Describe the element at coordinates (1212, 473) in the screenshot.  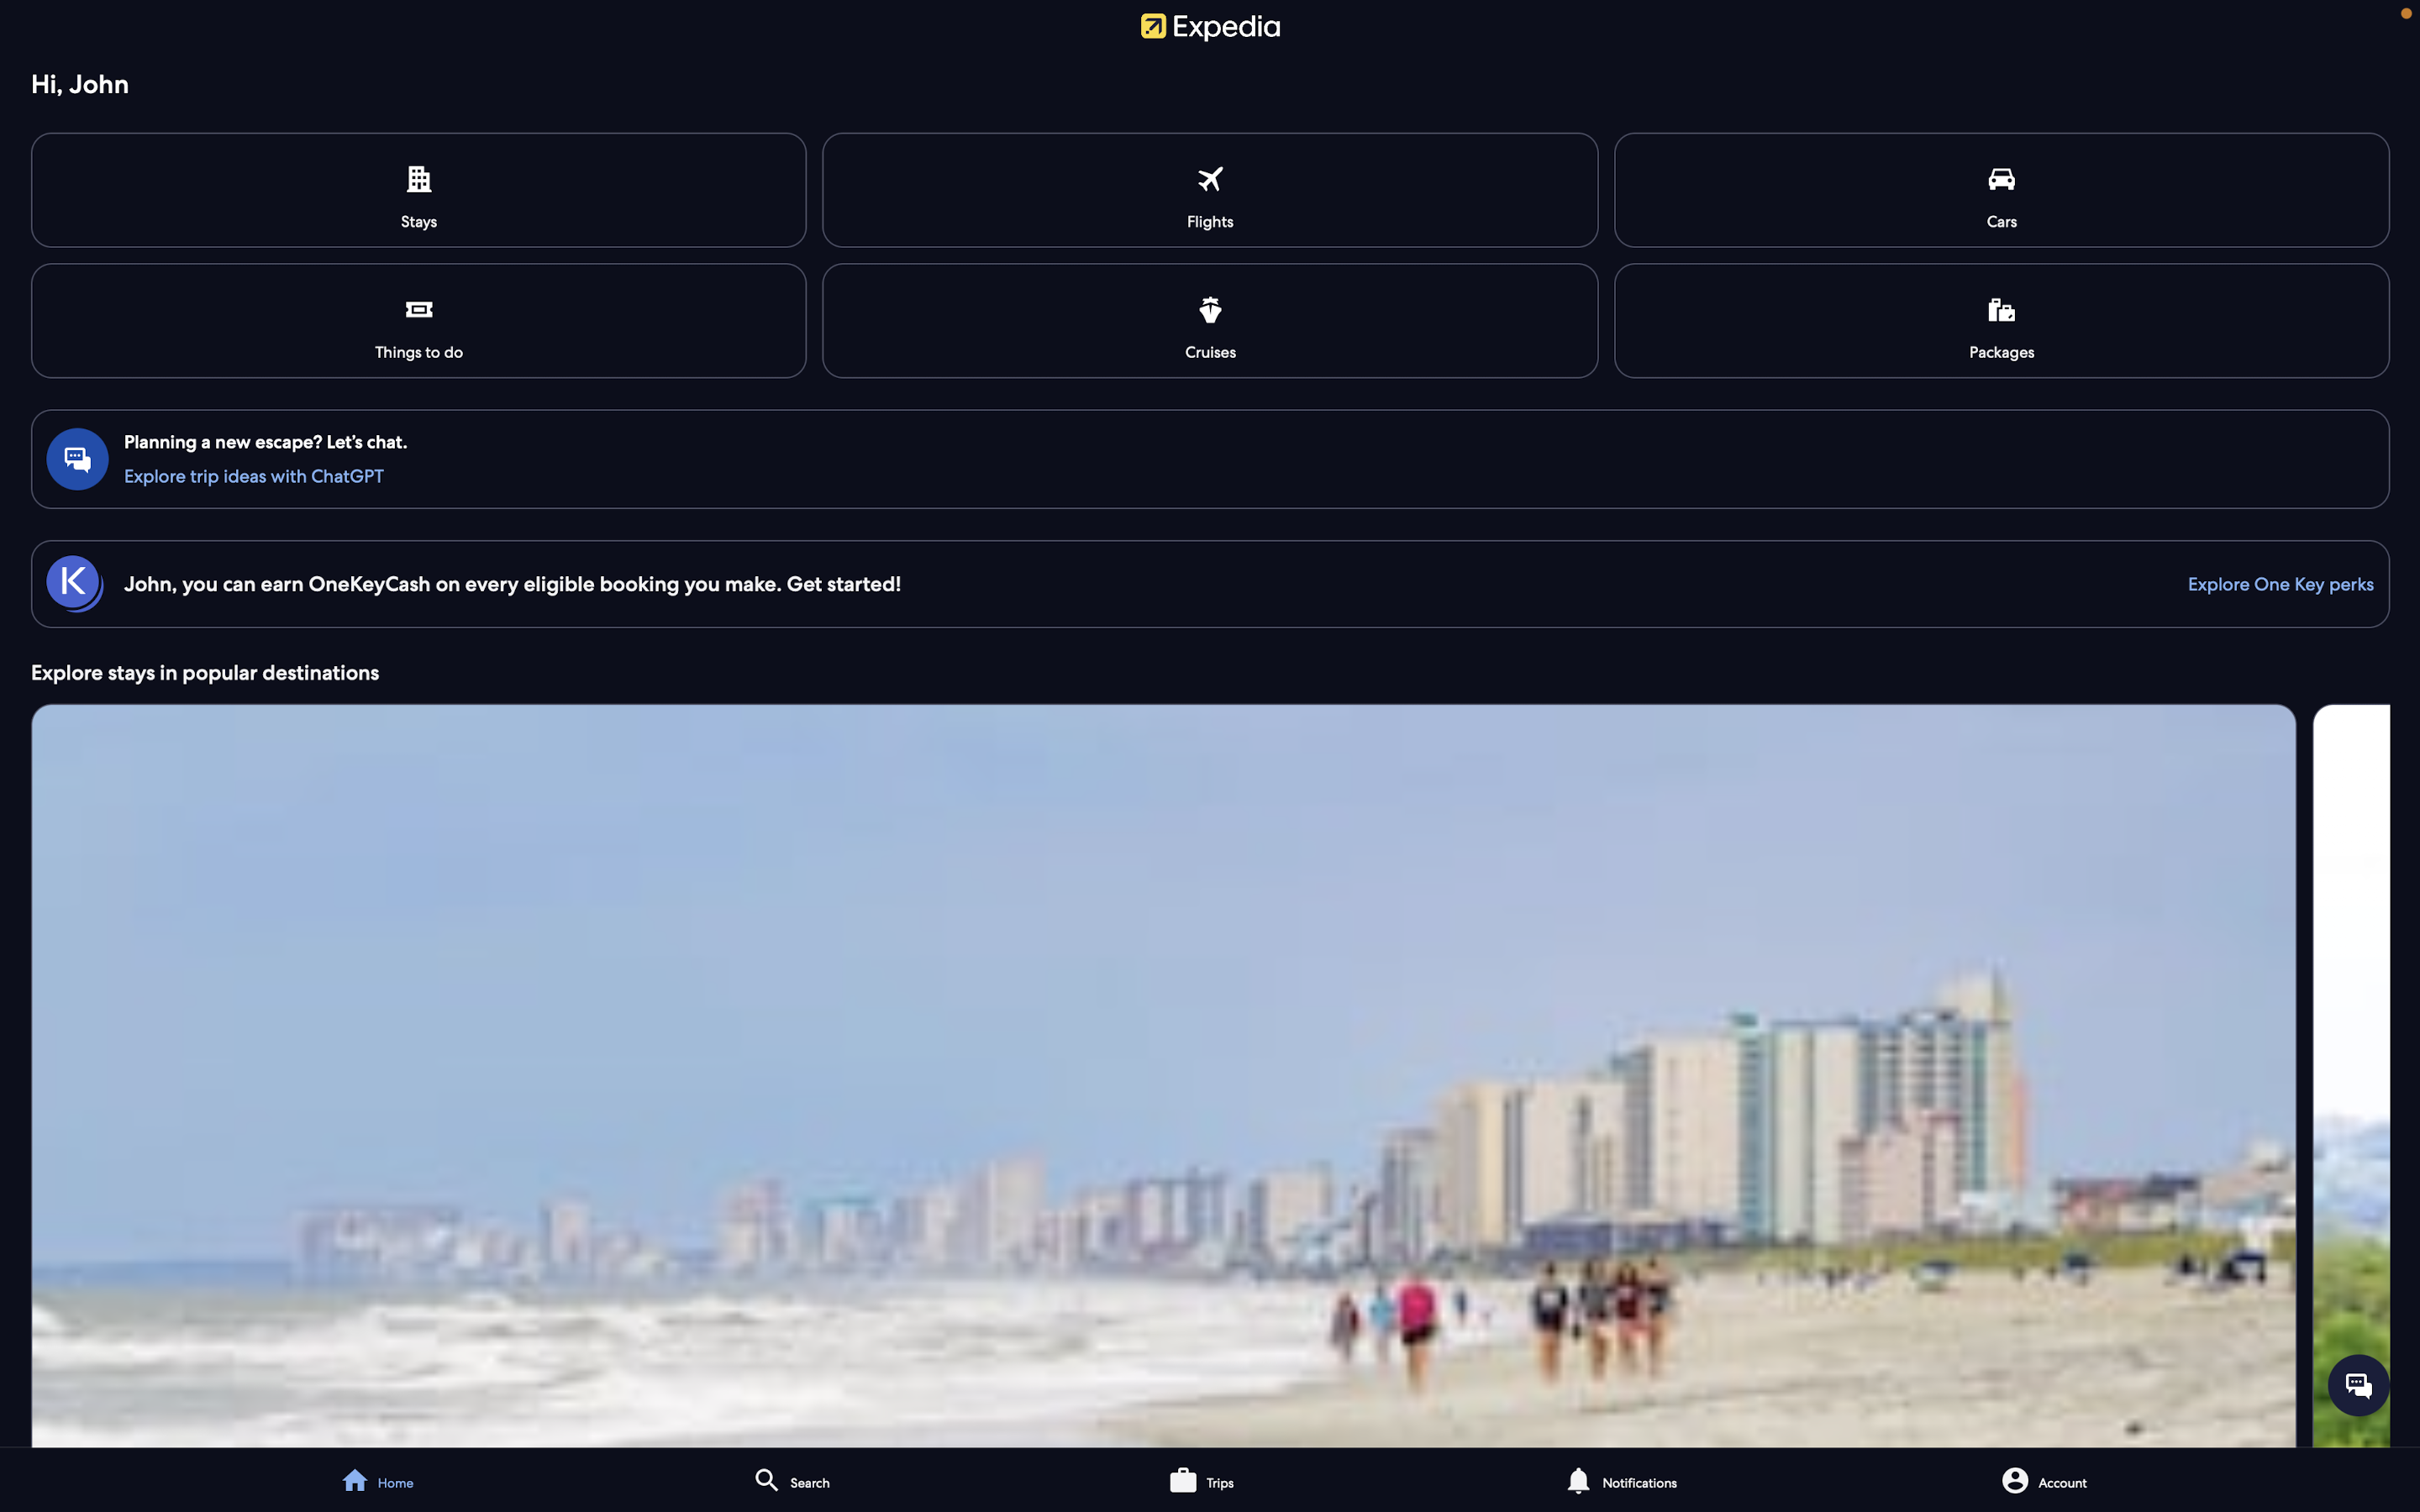
I see `the communication with the automated chat representative` at that location.